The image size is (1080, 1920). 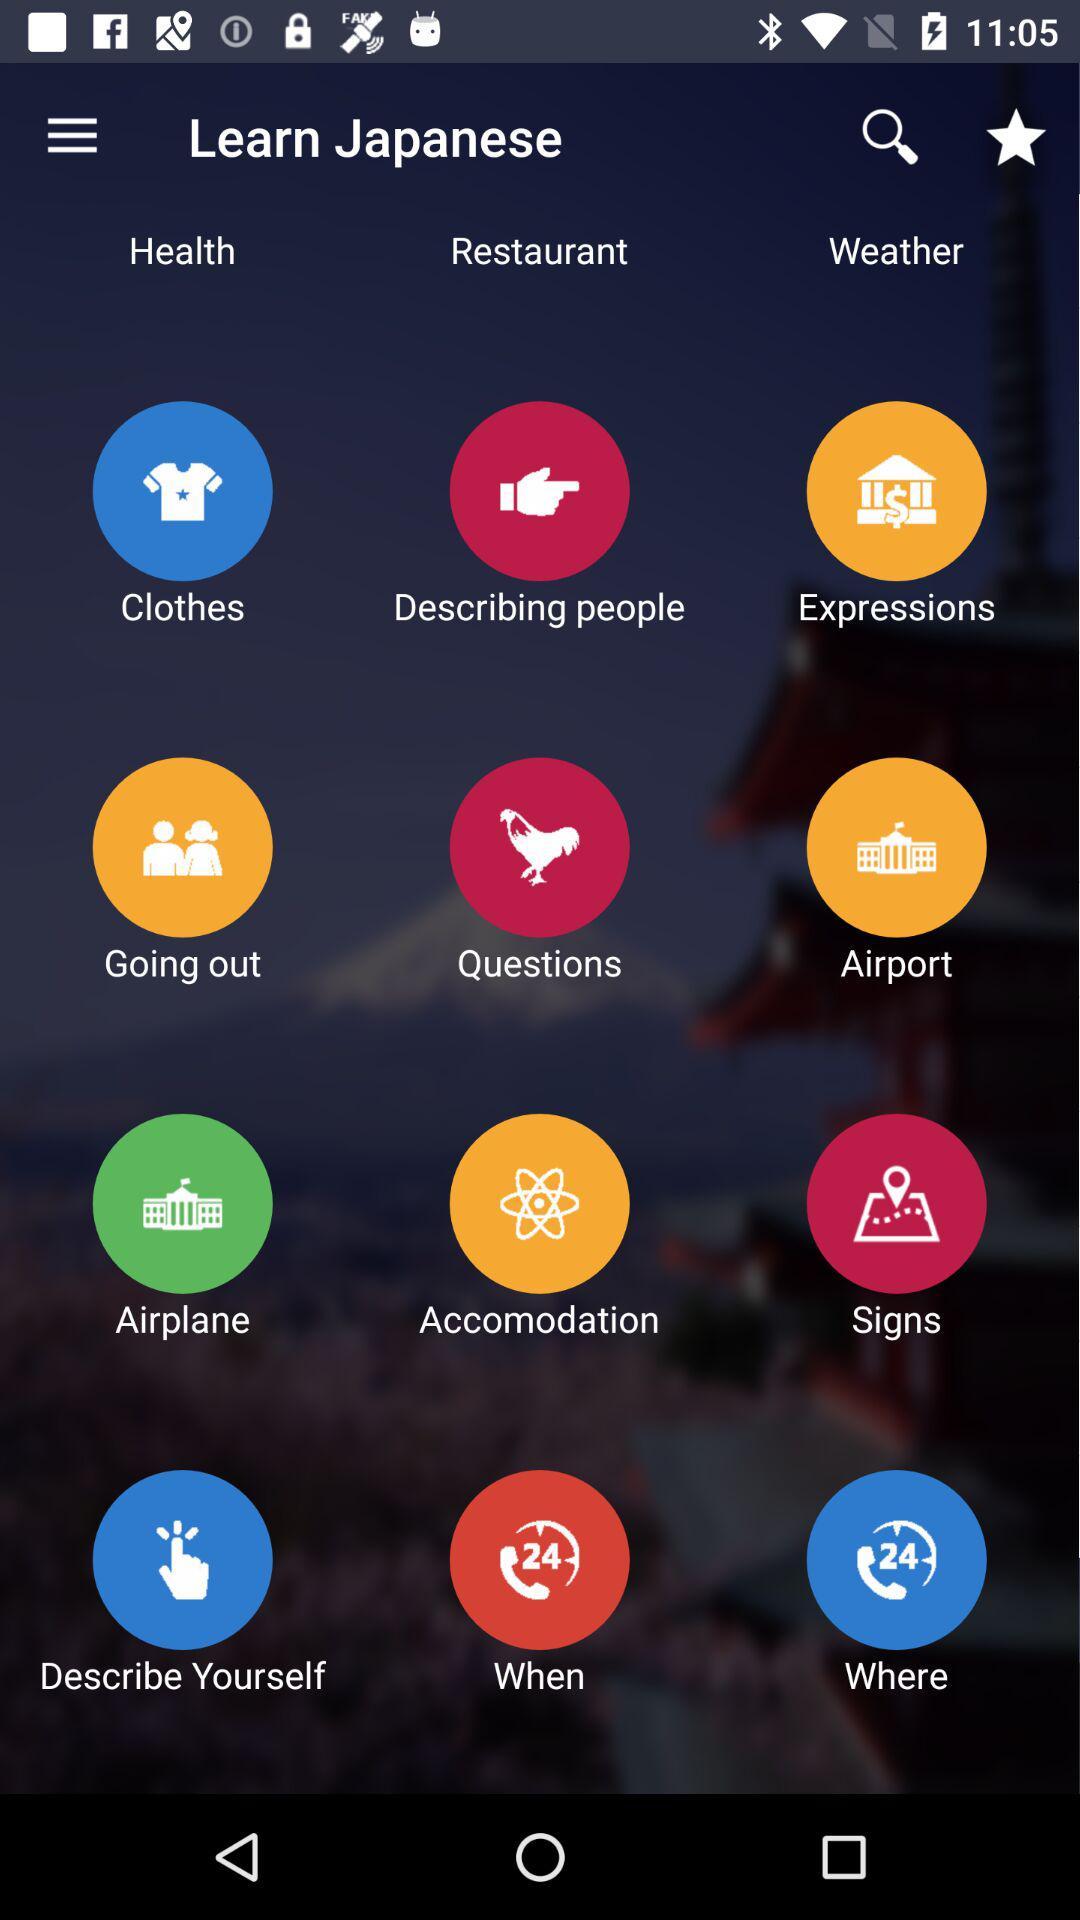 What do you see at coordinates (897, 1203) in the screenshot?
I see `the icon below airport` at bounding box center [897, 1203].